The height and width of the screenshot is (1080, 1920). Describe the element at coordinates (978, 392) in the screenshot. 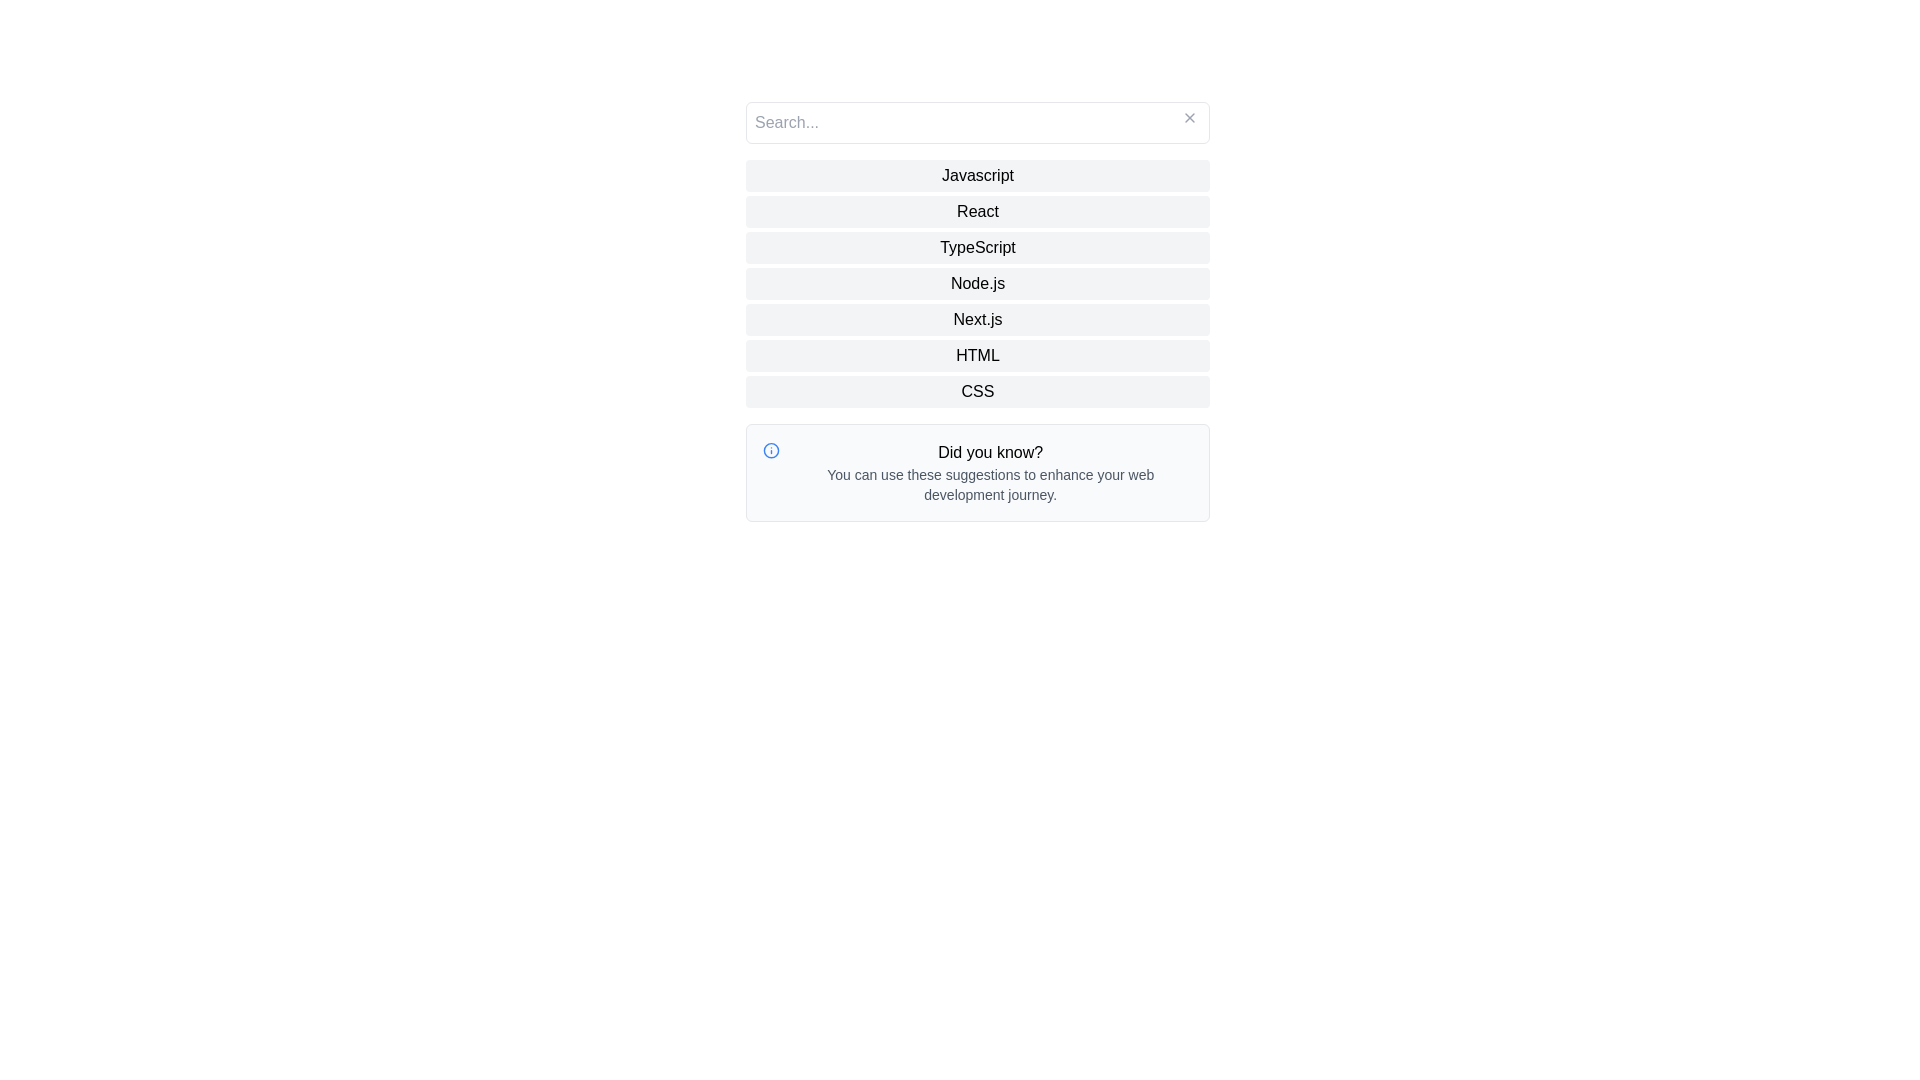

I see `the button at the bottom of the list for CSS` at that location.